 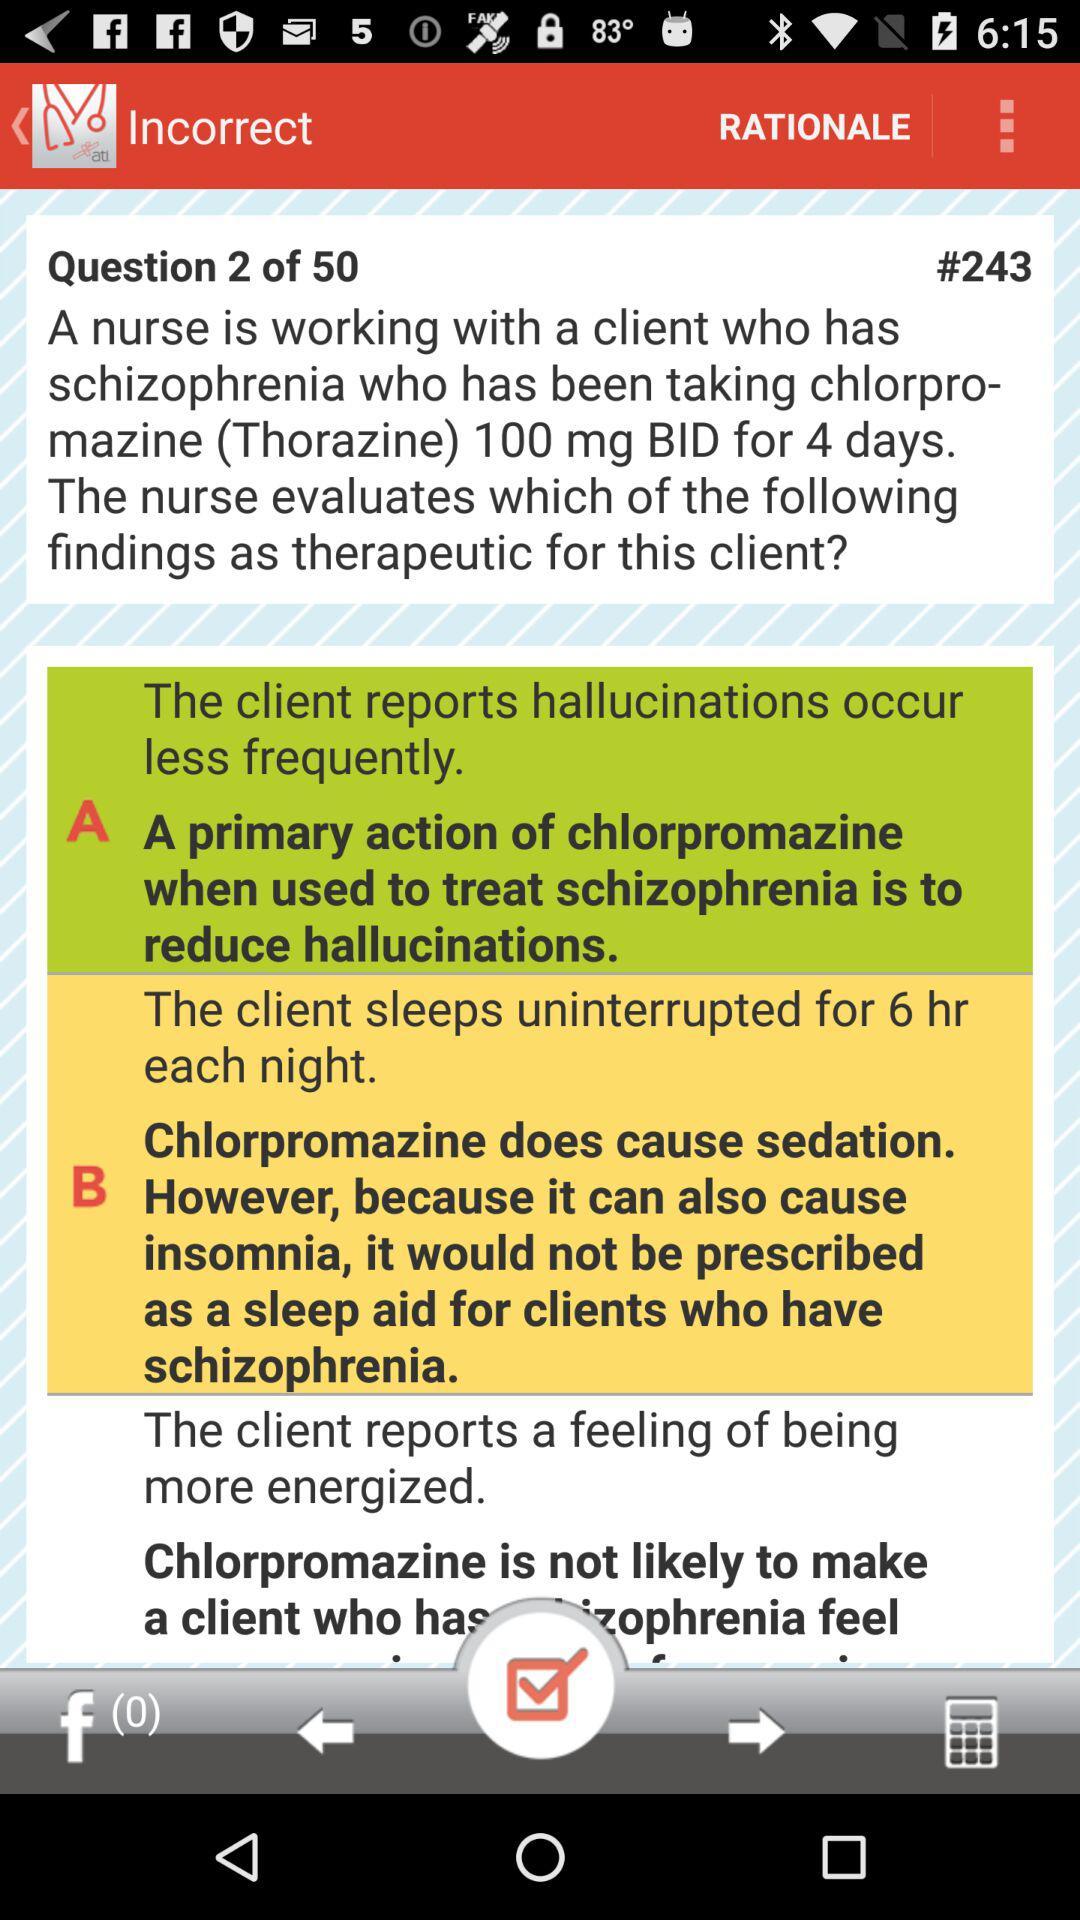 I want to click on calculator, so click(x=970, y=1730).